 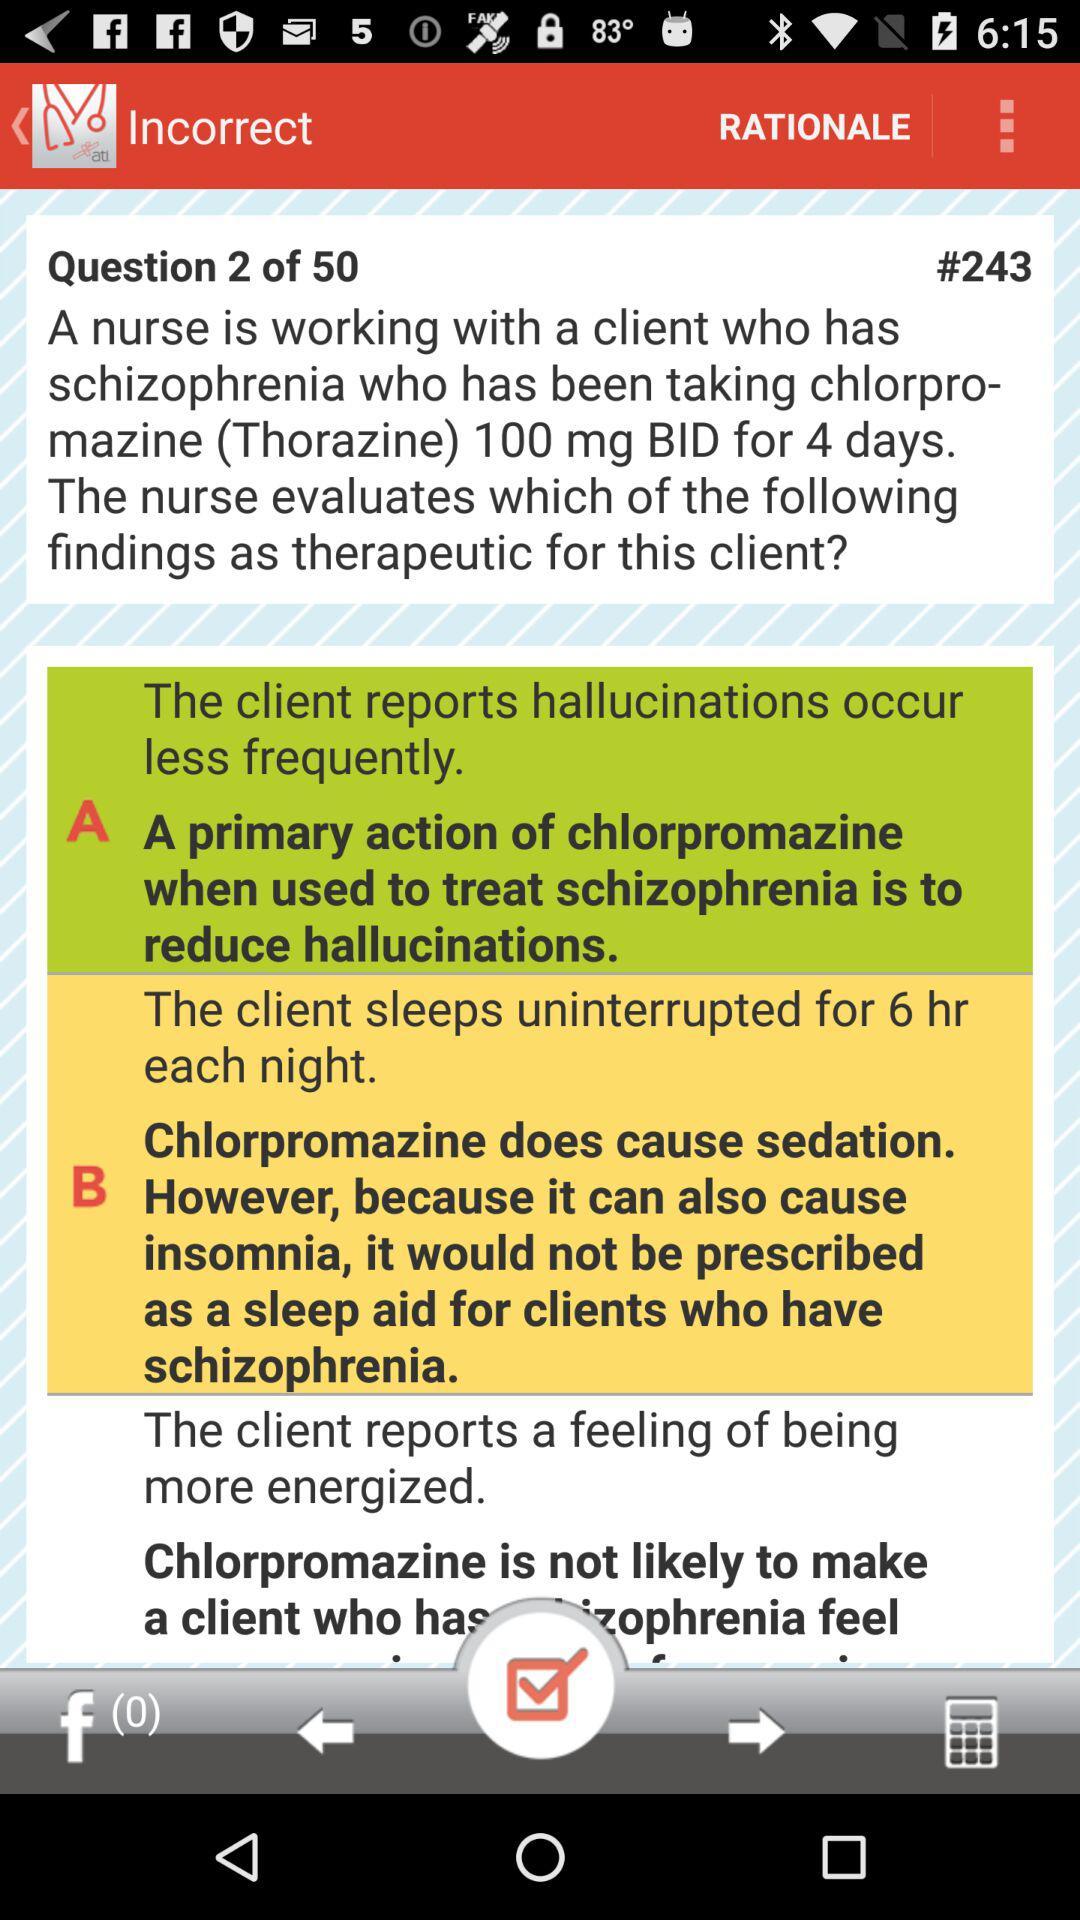 I want to click on calculator, so click(x=970, y=1730).